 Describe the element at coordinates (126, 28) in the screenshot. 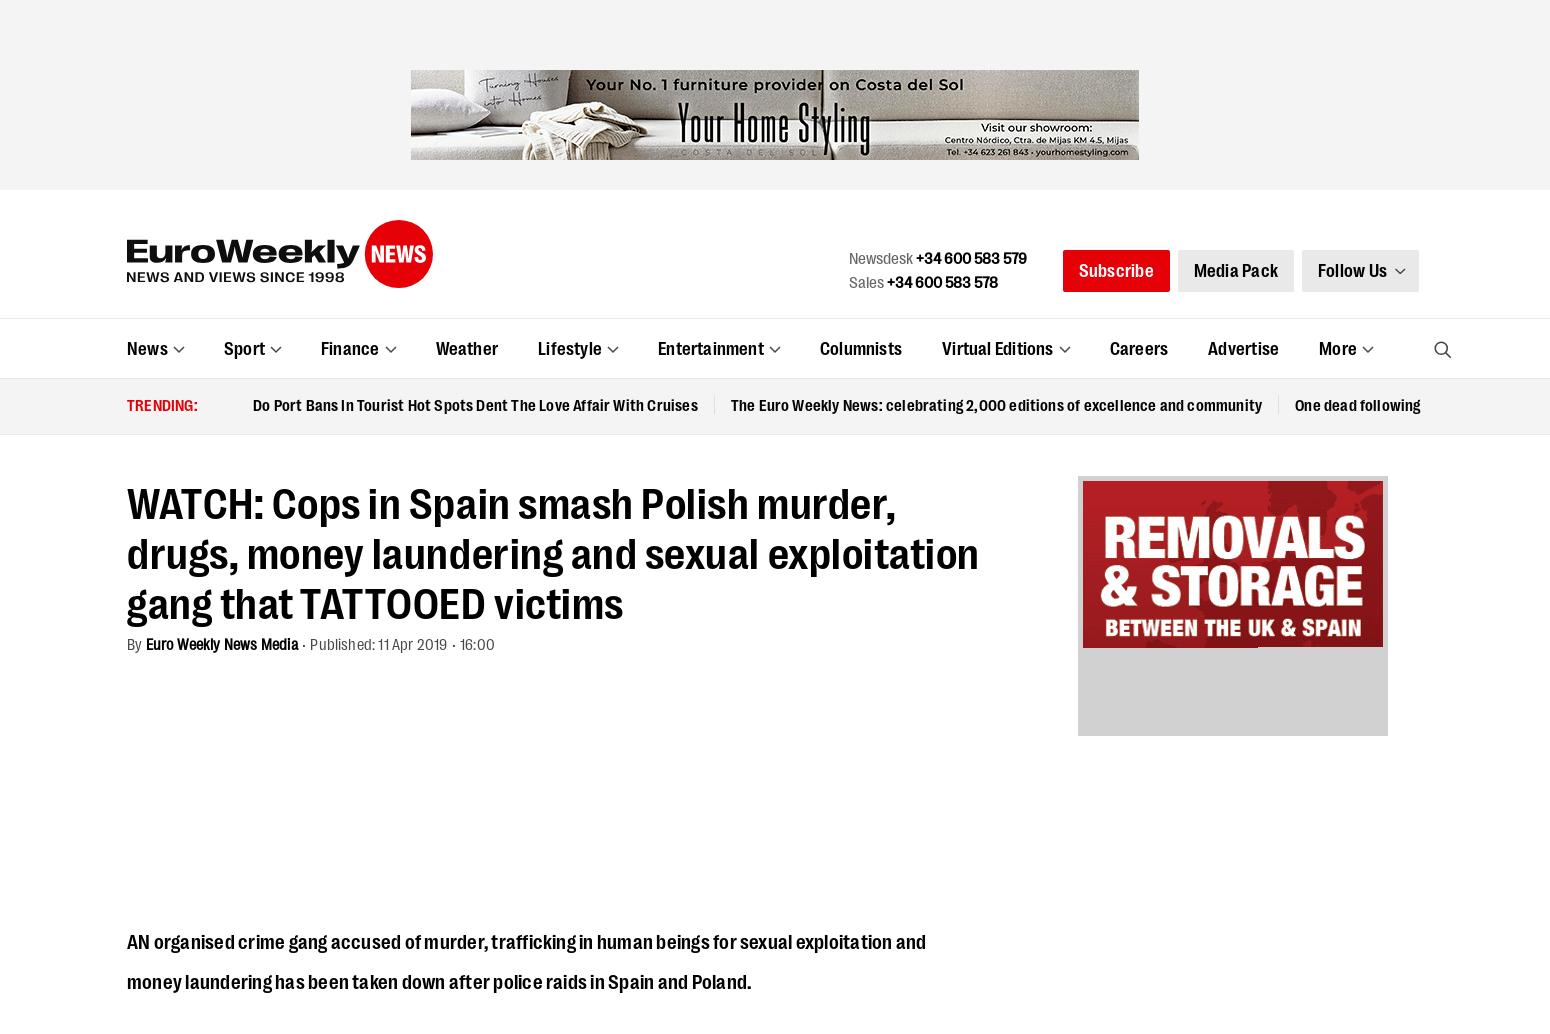

I see `'UPDATE: Imserso announces new deadline for pensioners wishing to book trips in Spain'` at that location.